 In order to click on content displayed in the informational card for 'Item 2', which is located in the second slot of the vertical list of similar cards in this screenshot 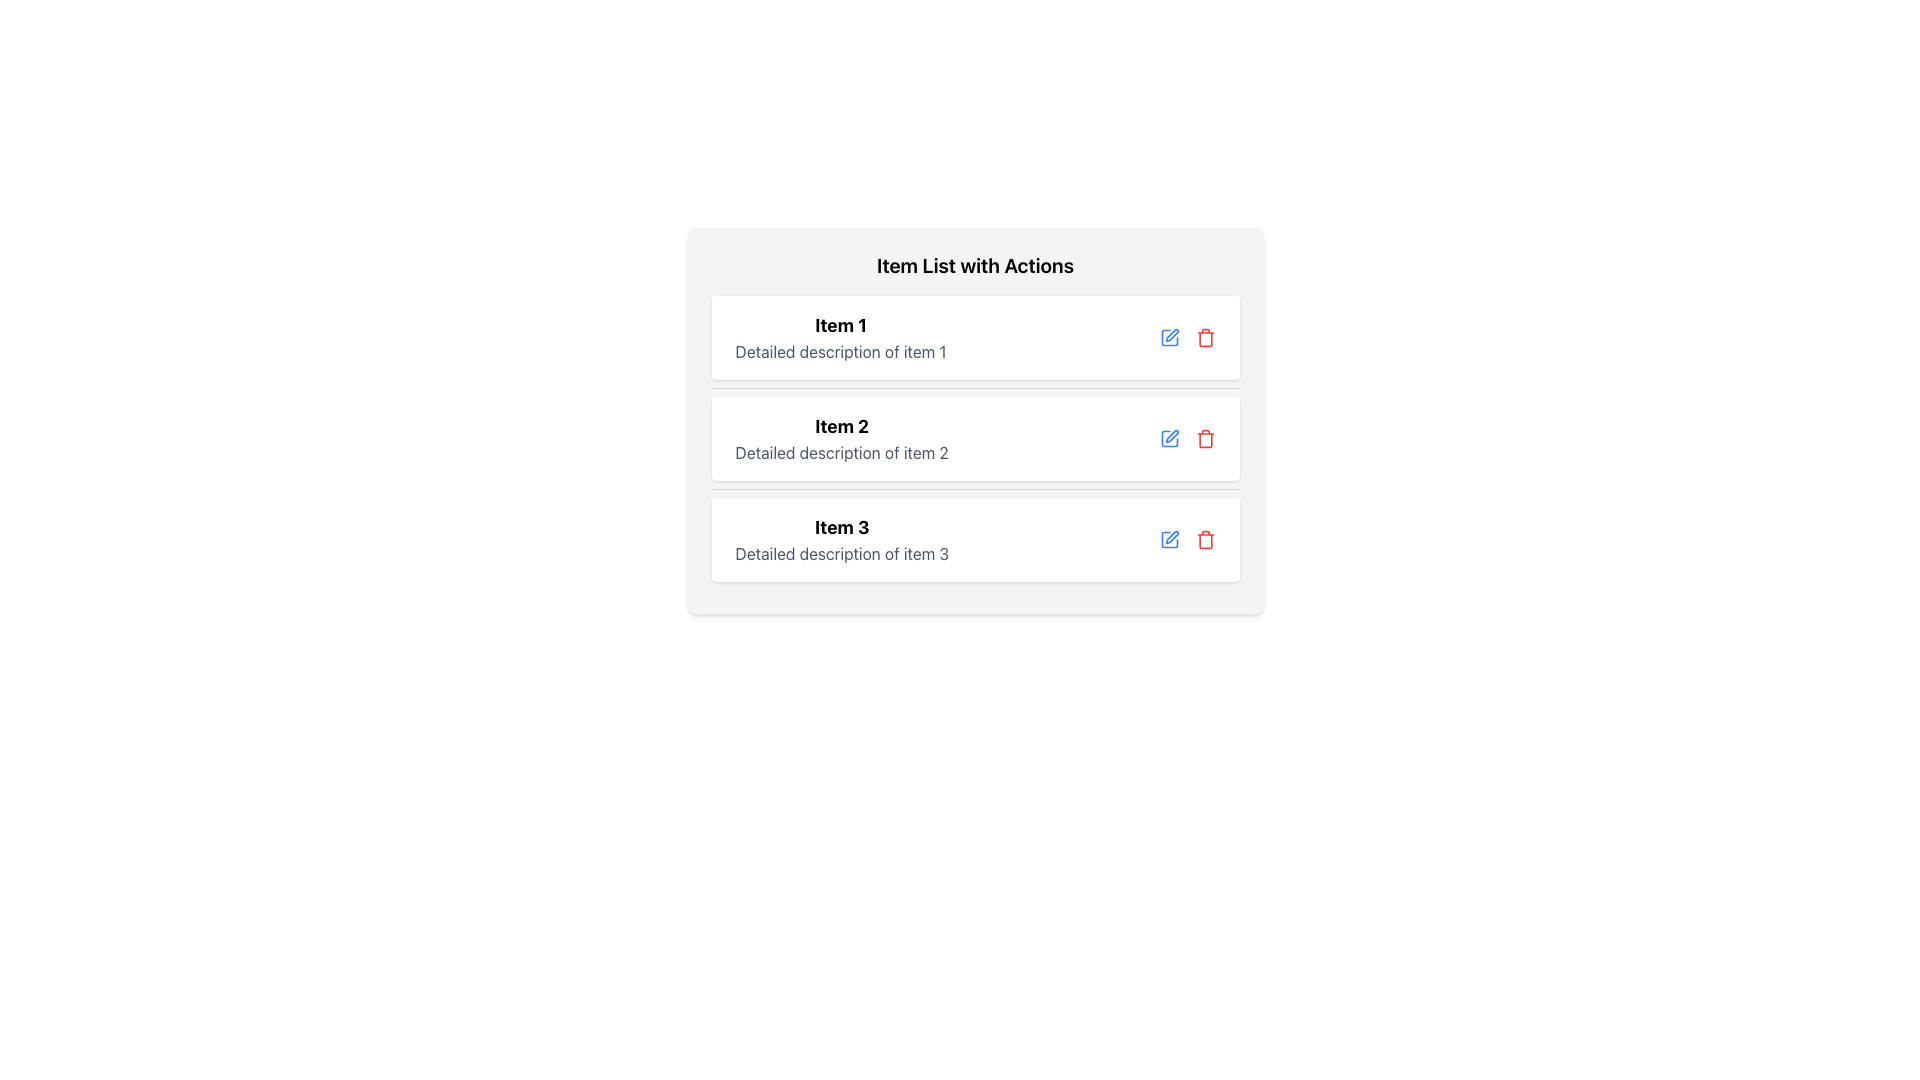, I will do `click(975, 438)`.